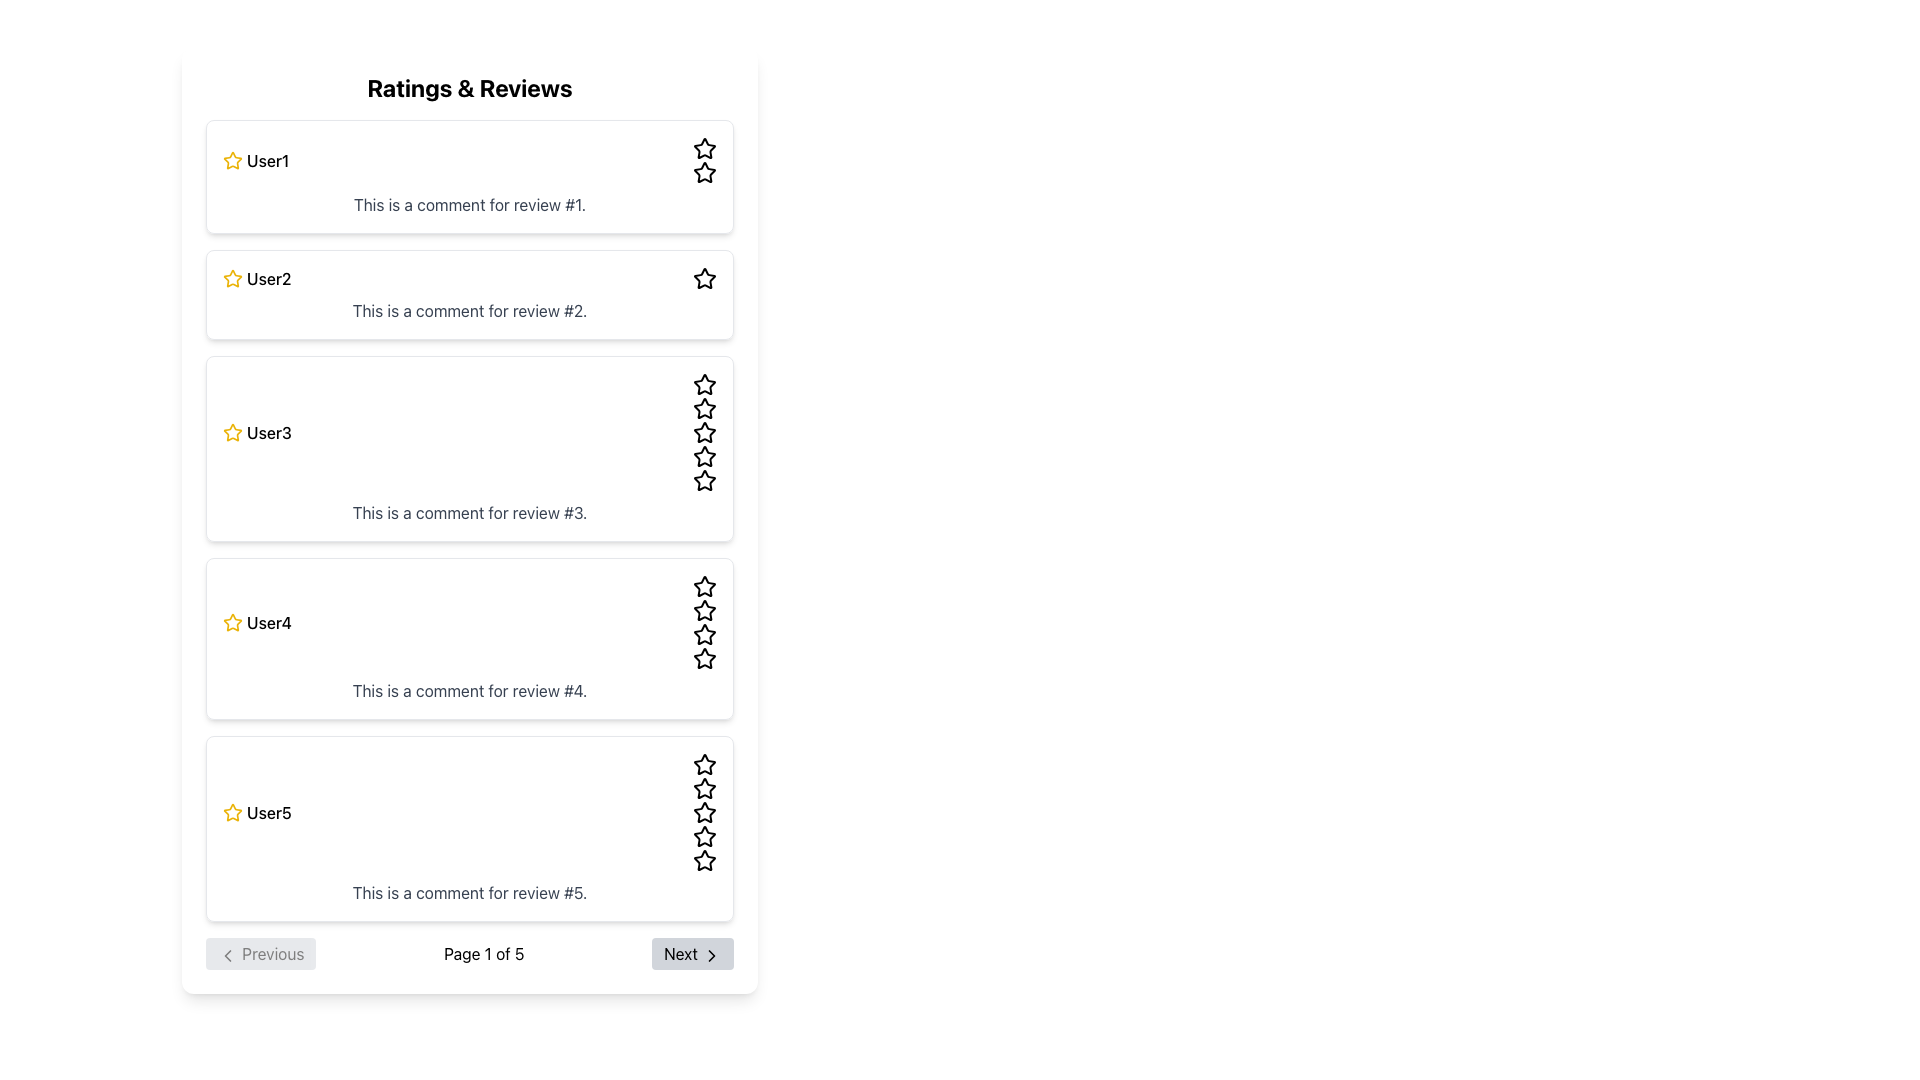 This screenshot has width=1920, height=1080. Describe the element at coordinates (705, 635) in the screenshot. I see `the fifth star icon in the rating widget of the fourth review card labeled 'User4'` at that location.